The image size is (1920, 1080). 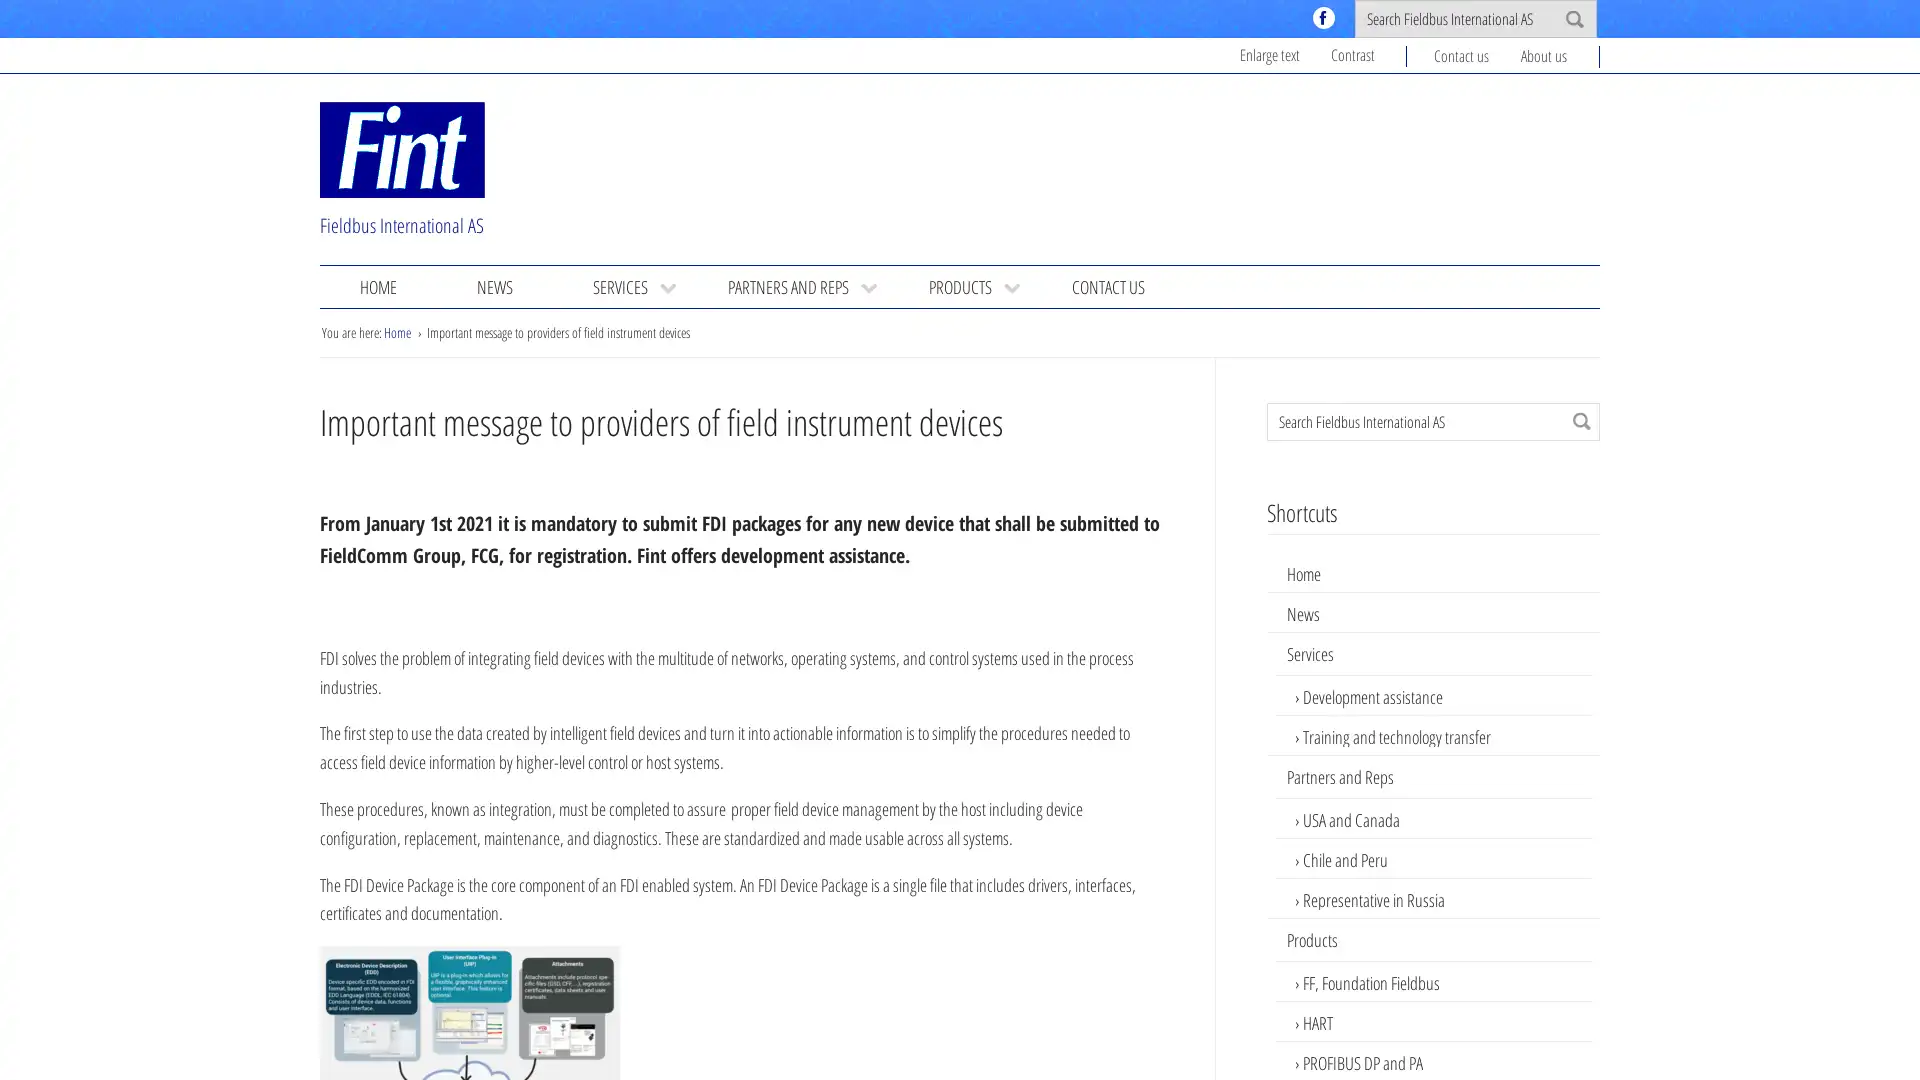 I want to click on Search, so click(x=1573, y=19).